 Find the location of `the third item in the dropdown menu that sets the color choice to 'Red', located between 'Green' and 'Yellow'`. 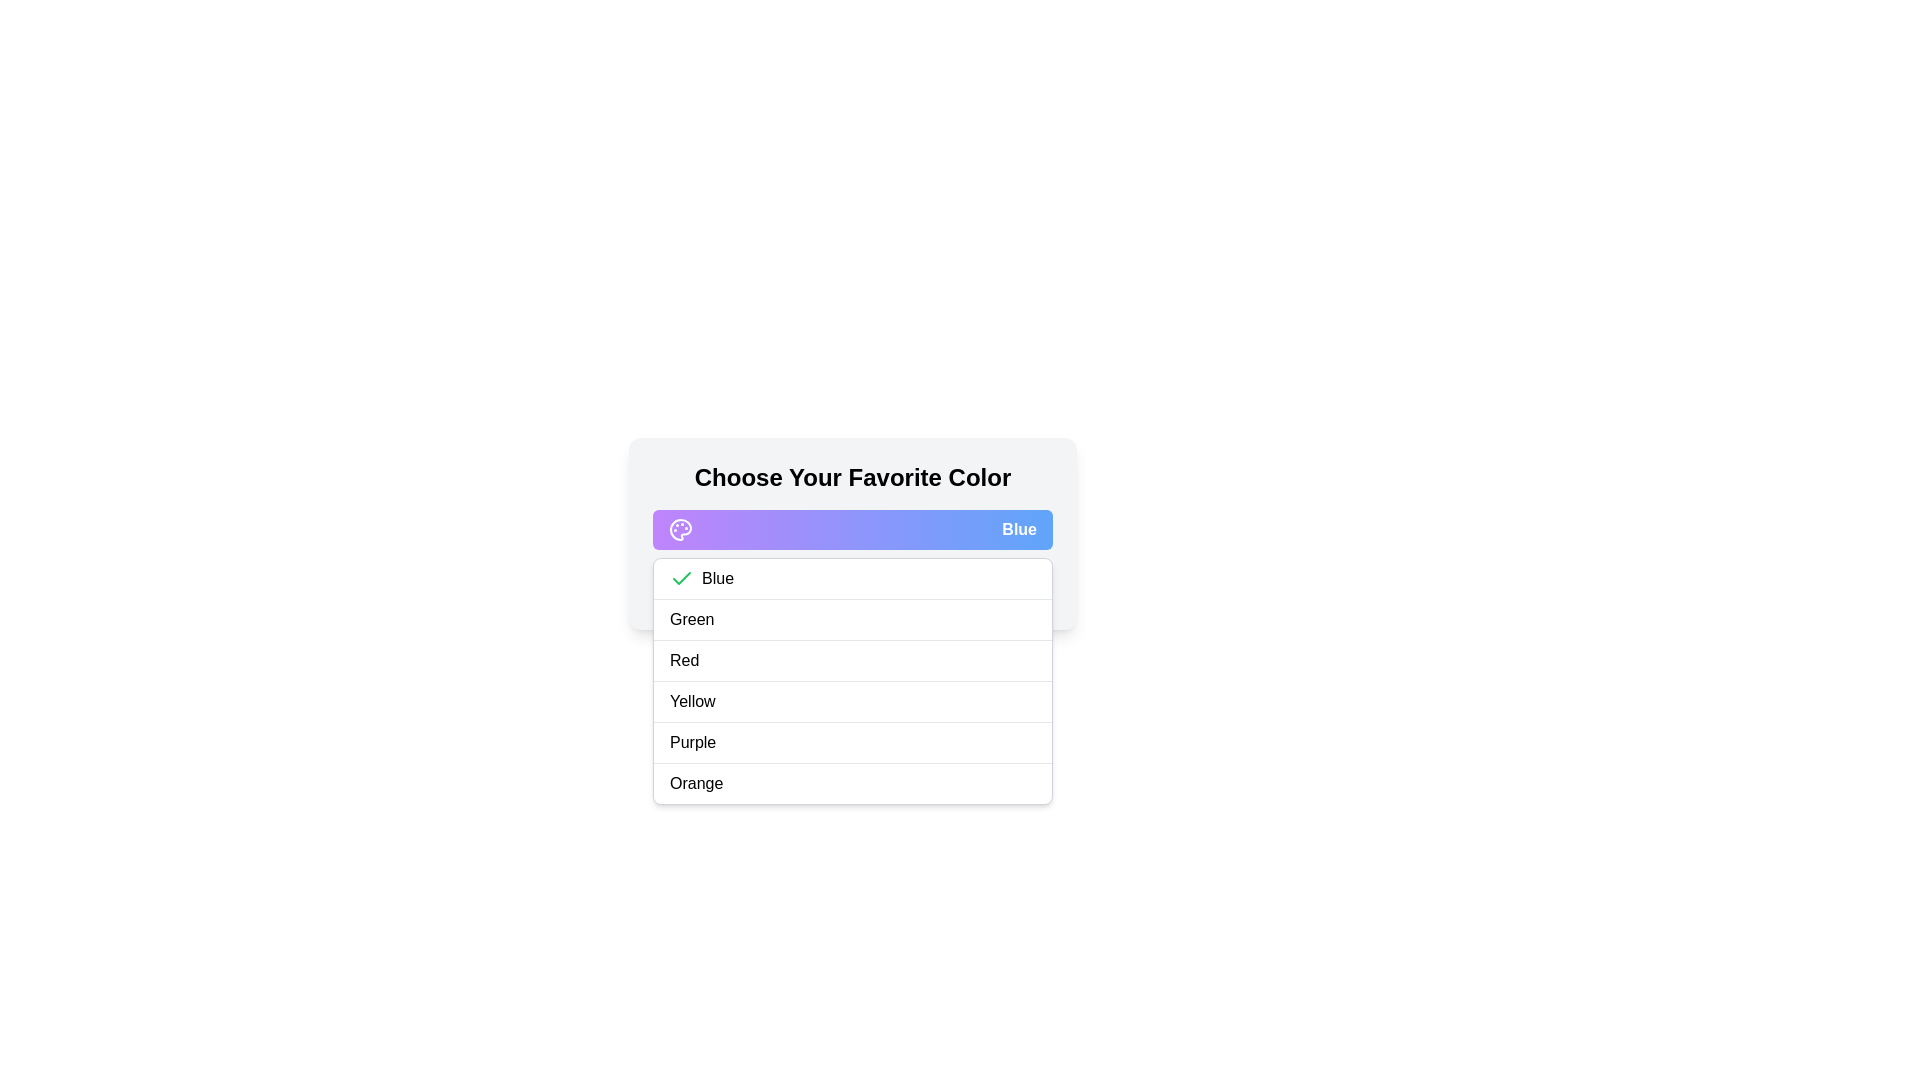

the third item in the dropdown menu that sets the color choice to 'Red', located between 'Green' and 'Yellow' is located at coordinates (853, 660).